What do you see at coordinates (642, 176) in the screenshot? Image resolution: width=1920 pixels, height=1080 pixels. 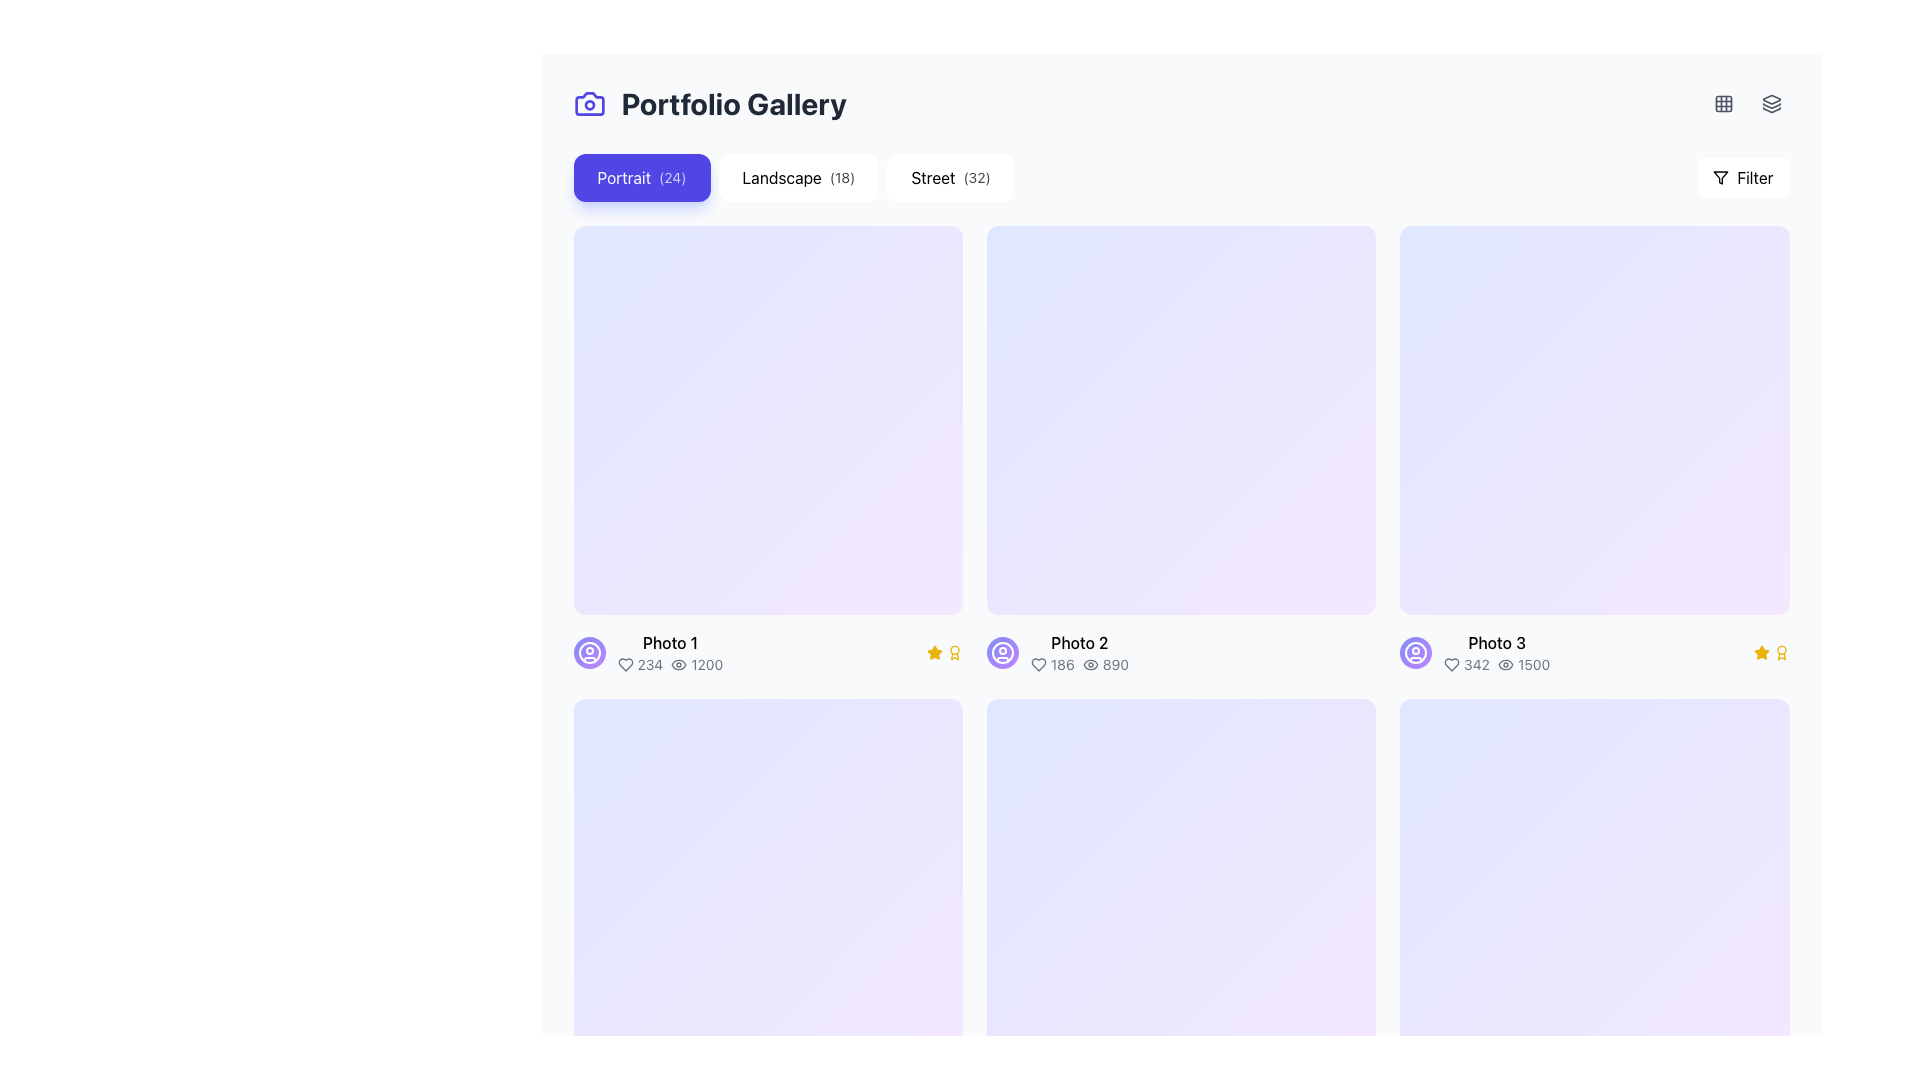 I see `the first category selector button located to the left of the 'Landscape (18)' button` at bounding box center [642, 176].